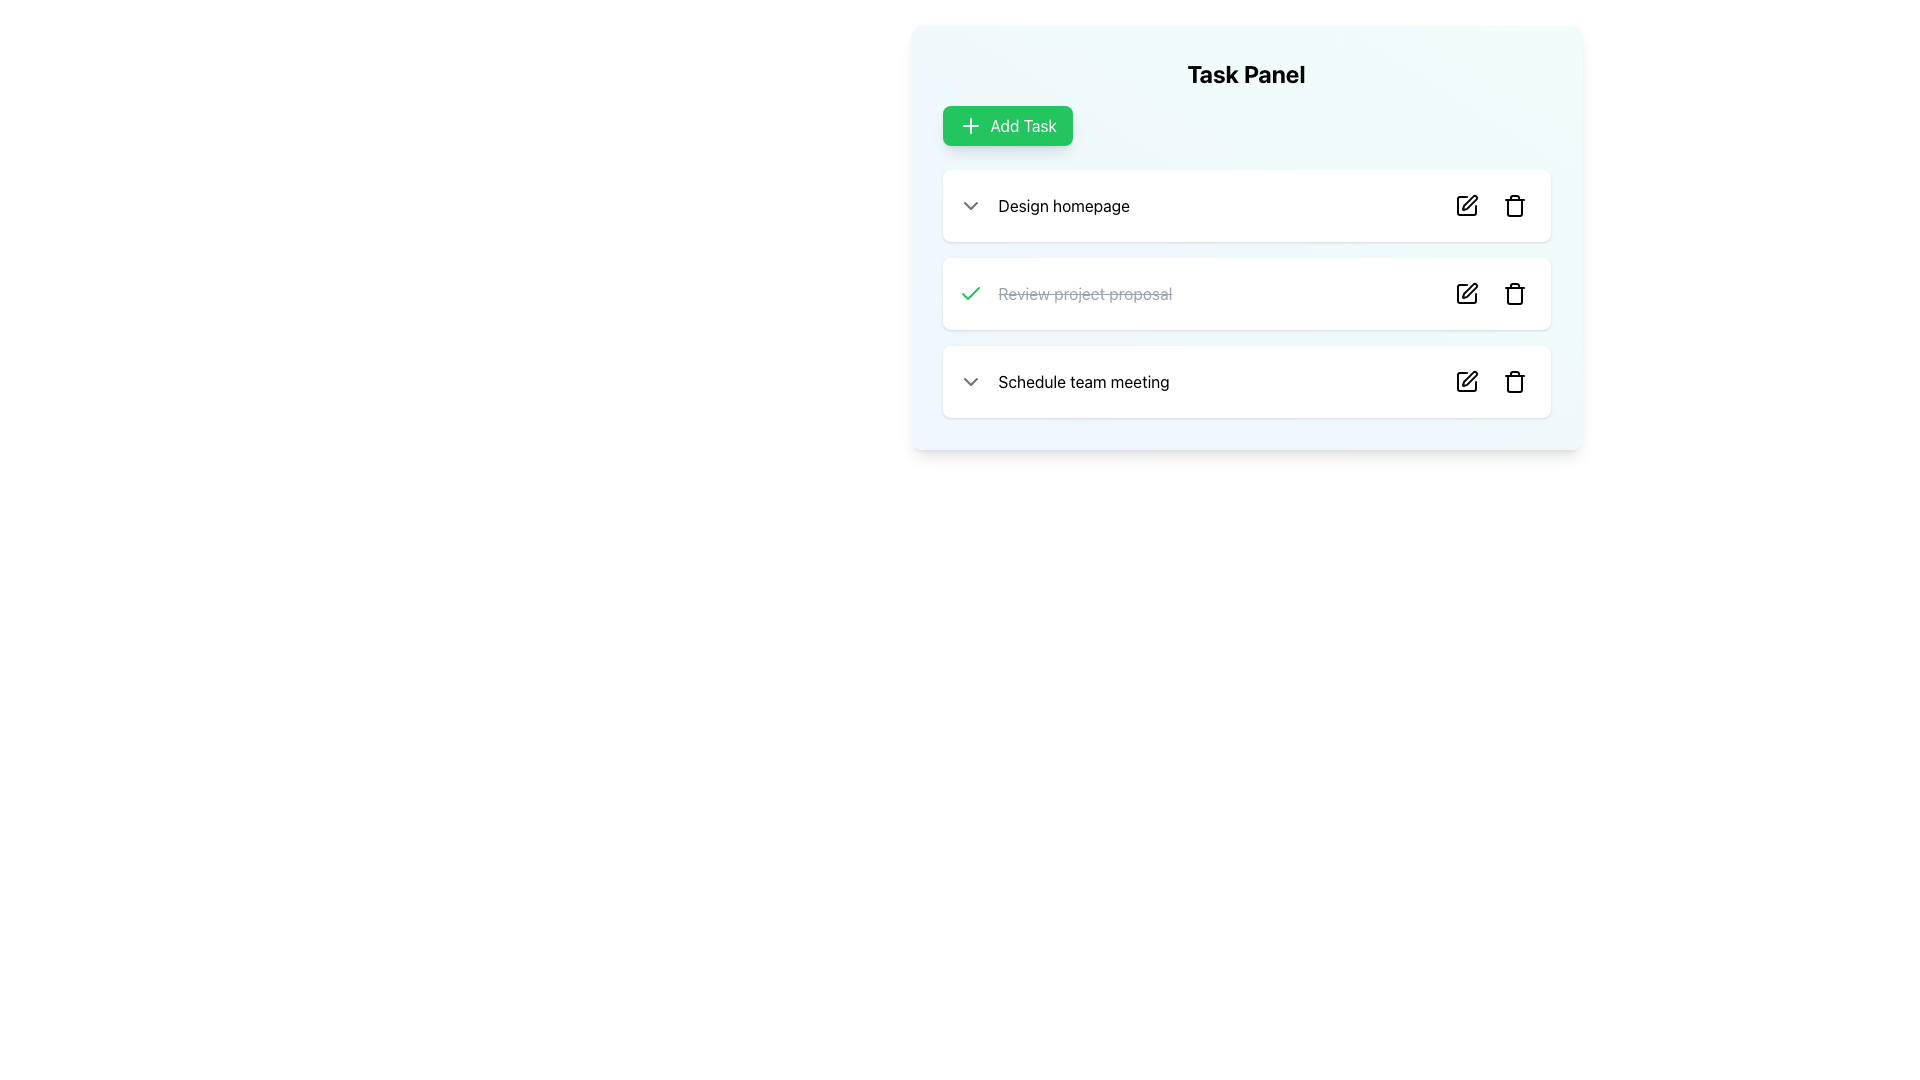 The height and width of the screenshot is (1080, 1920). I want to click on the first task item card in the Task Panel interface, so click(1245, 205).